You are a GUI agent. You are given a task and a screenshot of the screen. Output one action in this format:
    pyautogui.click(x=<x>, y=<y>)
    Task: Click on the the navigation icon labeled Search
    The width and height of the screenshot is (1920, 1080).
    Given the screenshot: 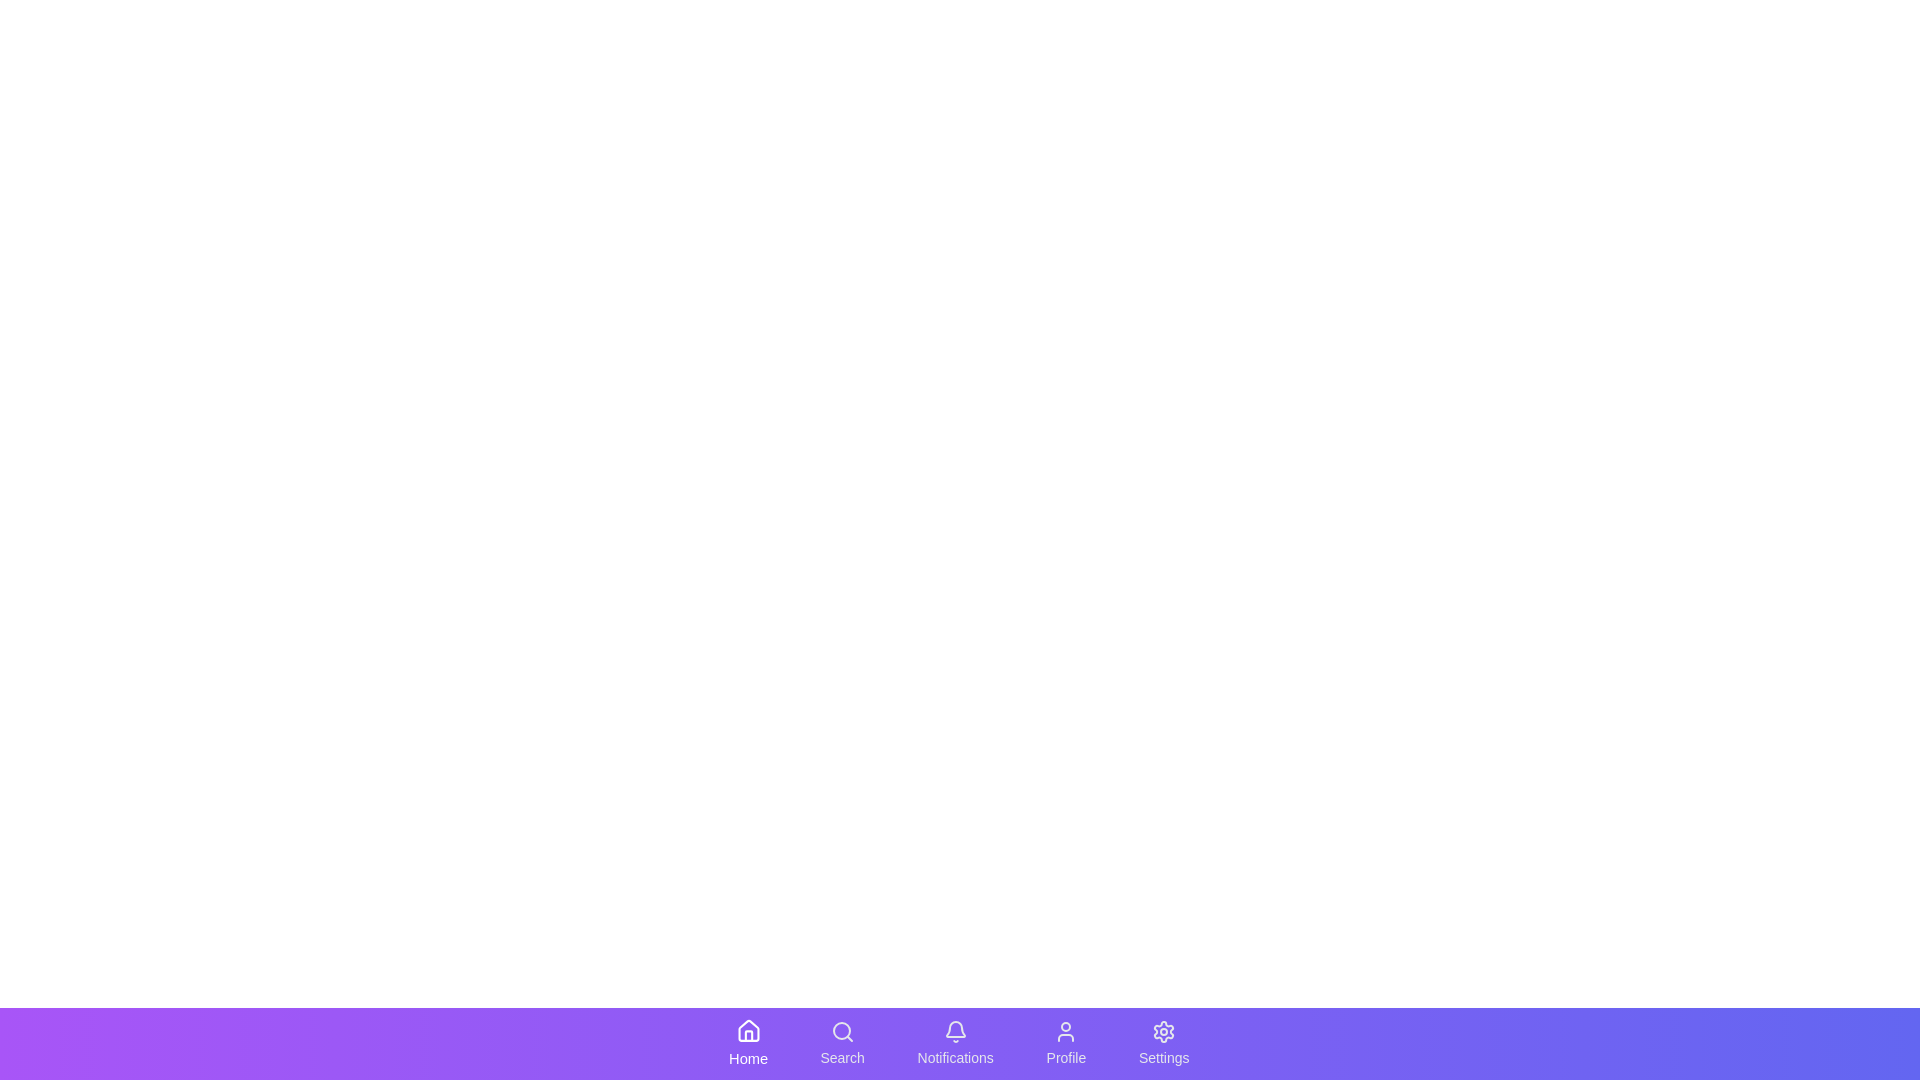 What is the action you would take?
    pyautogui.click(x=843, y=1043)
    